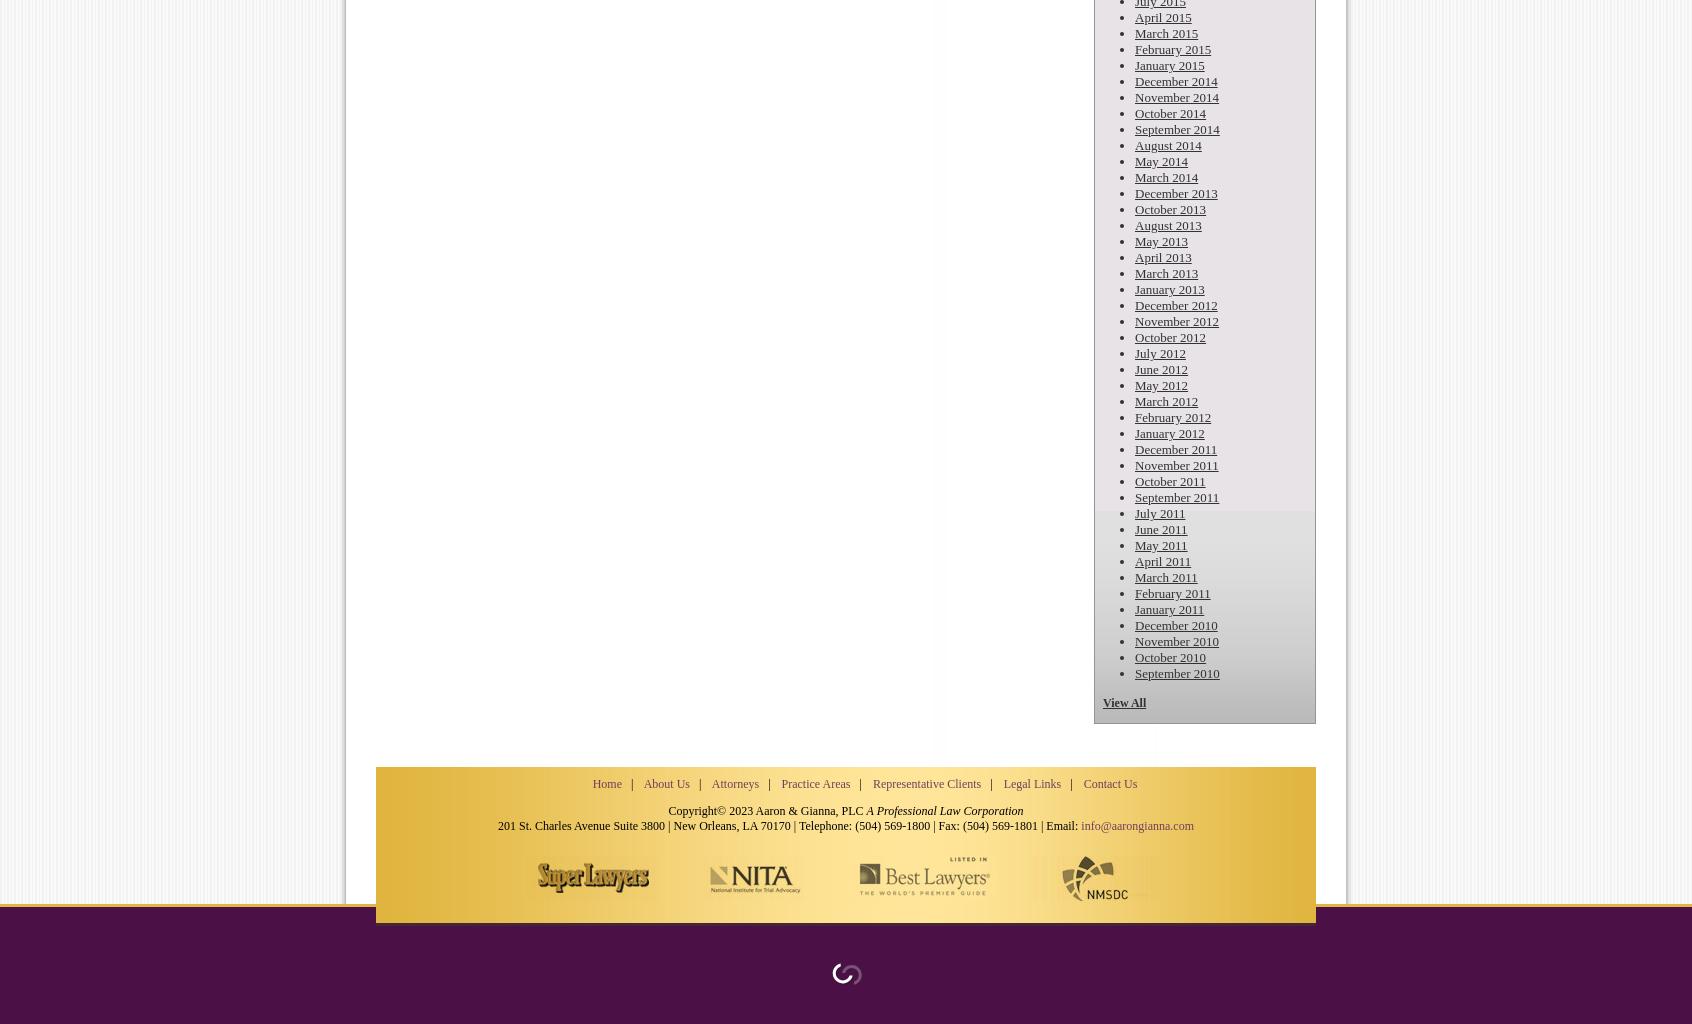  Describe the element at coordinates (641, 824) in the screenshot. I see `'Suite 3800  |'` at that location.